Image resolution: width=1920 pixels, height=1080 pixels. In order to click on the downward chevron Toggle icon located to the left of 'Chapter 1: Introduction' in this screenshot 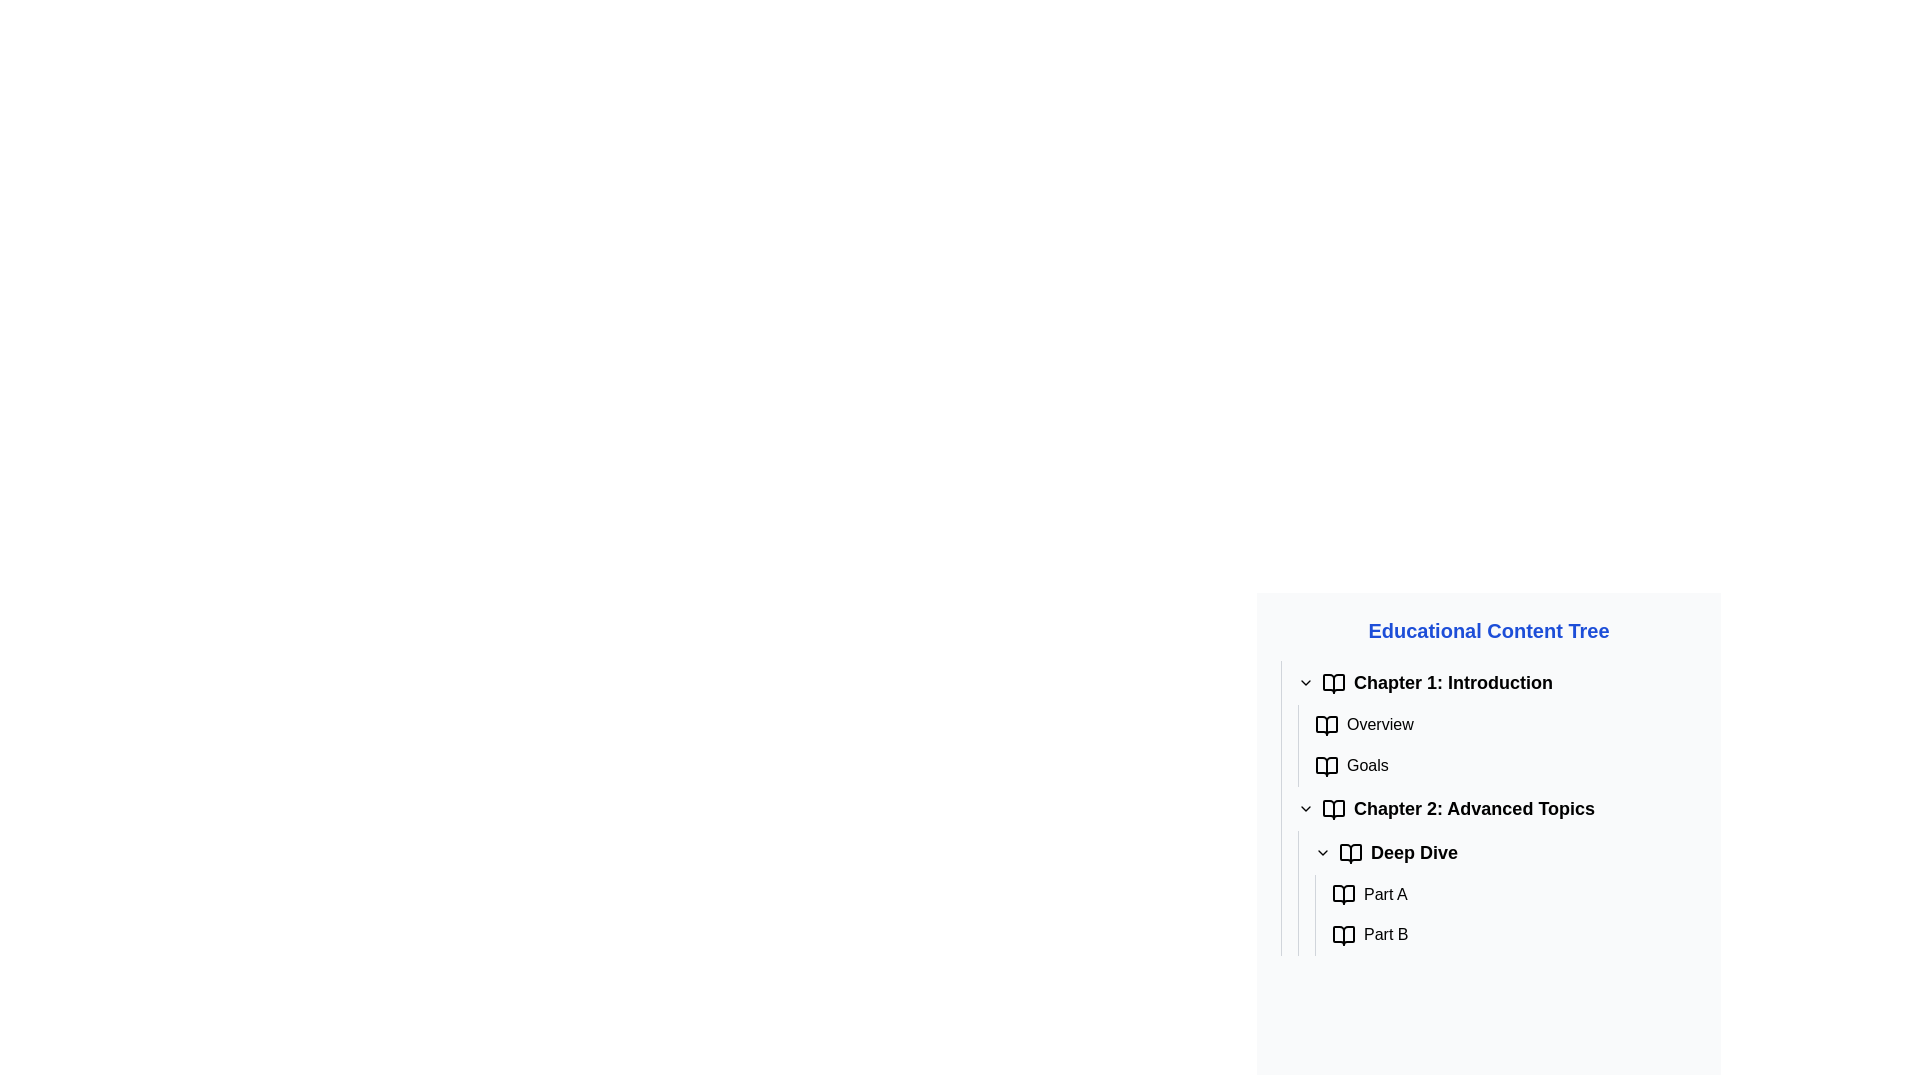, I will do `click(1305, 681)`.